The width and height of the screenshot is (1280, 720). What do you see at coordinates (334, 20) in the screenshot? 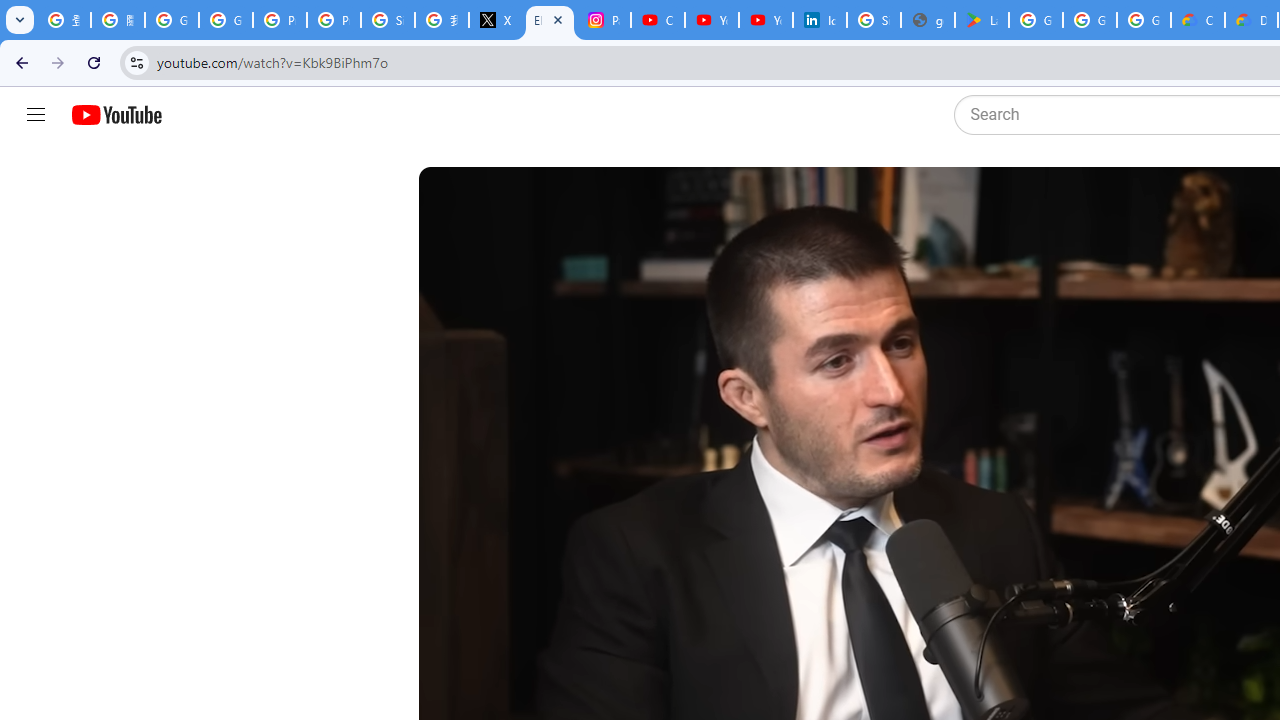
I see `'Privacy Help Center - Policies Help'` at bounding box center [334, 20].